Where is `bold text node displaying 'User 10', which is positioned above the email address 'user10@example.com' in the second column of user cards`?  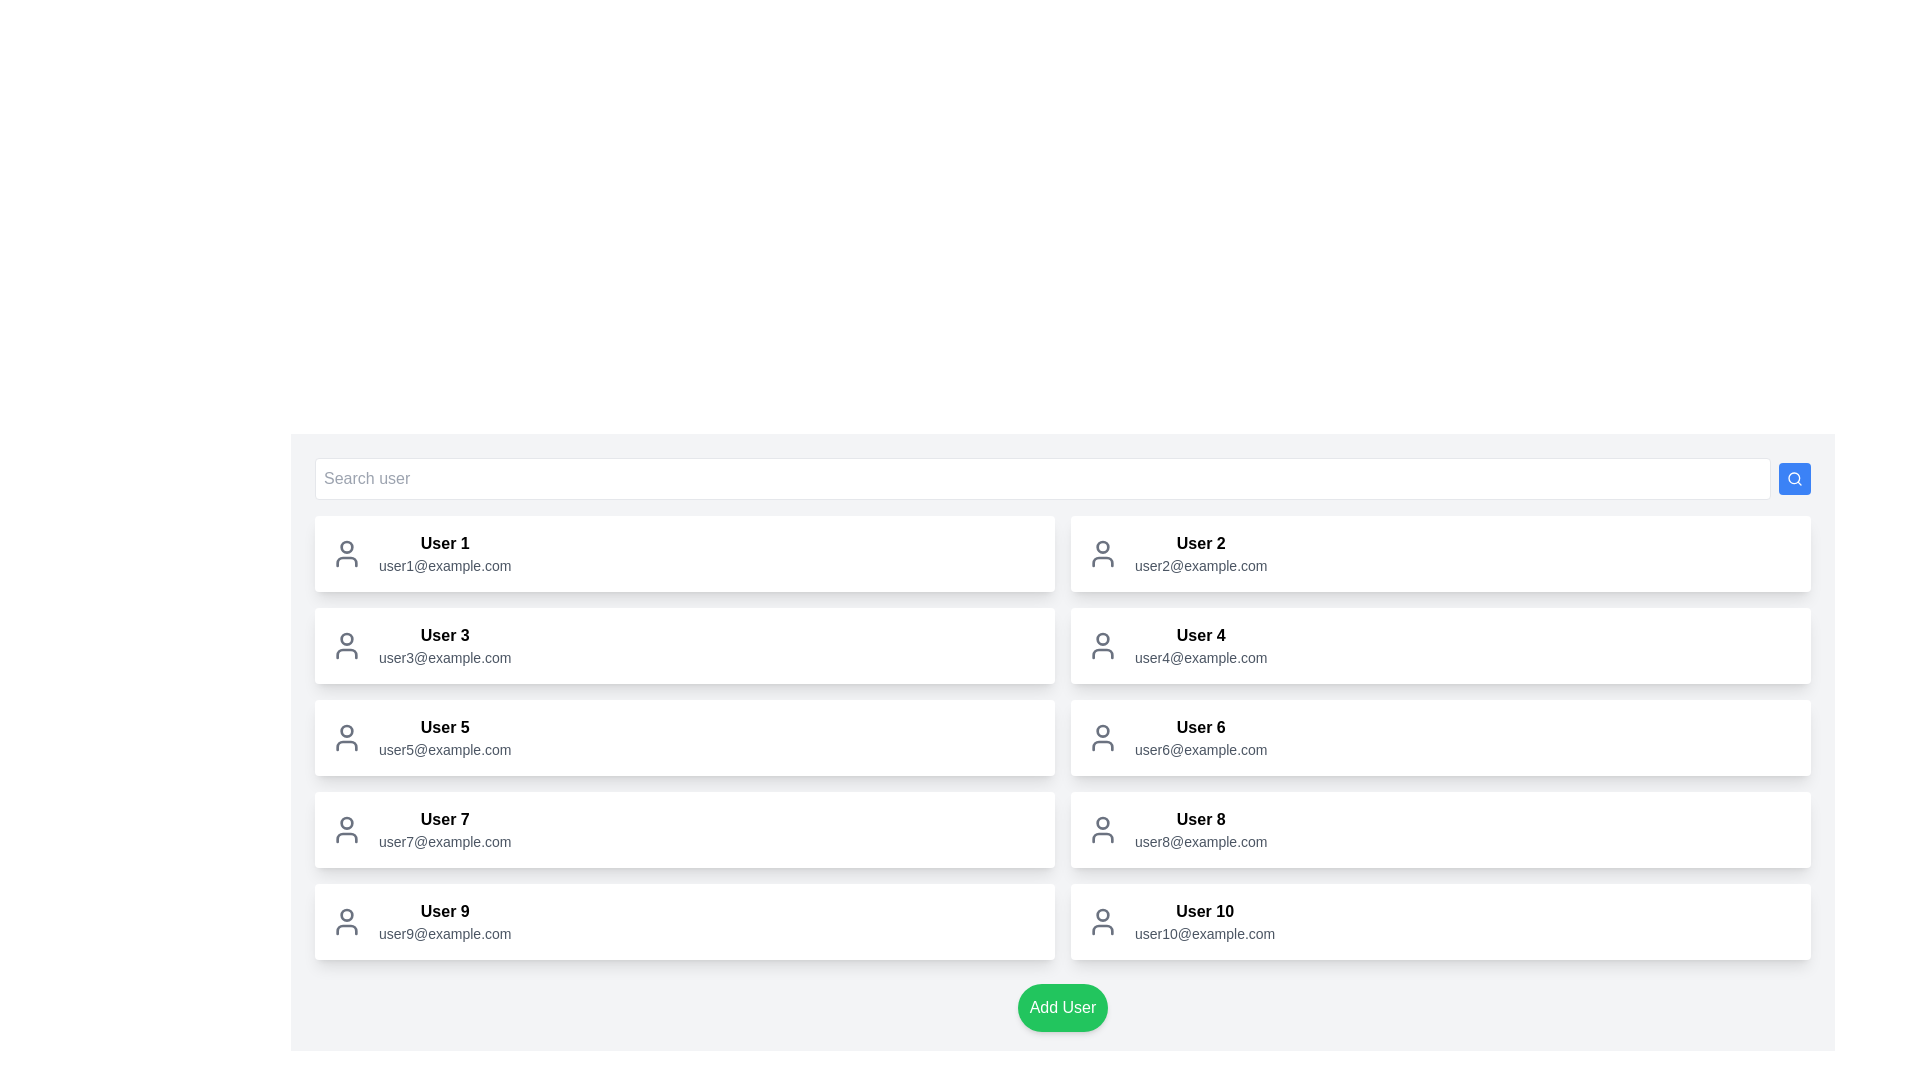
bold text node displaying 'User 10', which is positioned above the email address 'user10@example.com' in the second column of user cards is located at coordinates (1204, 911).